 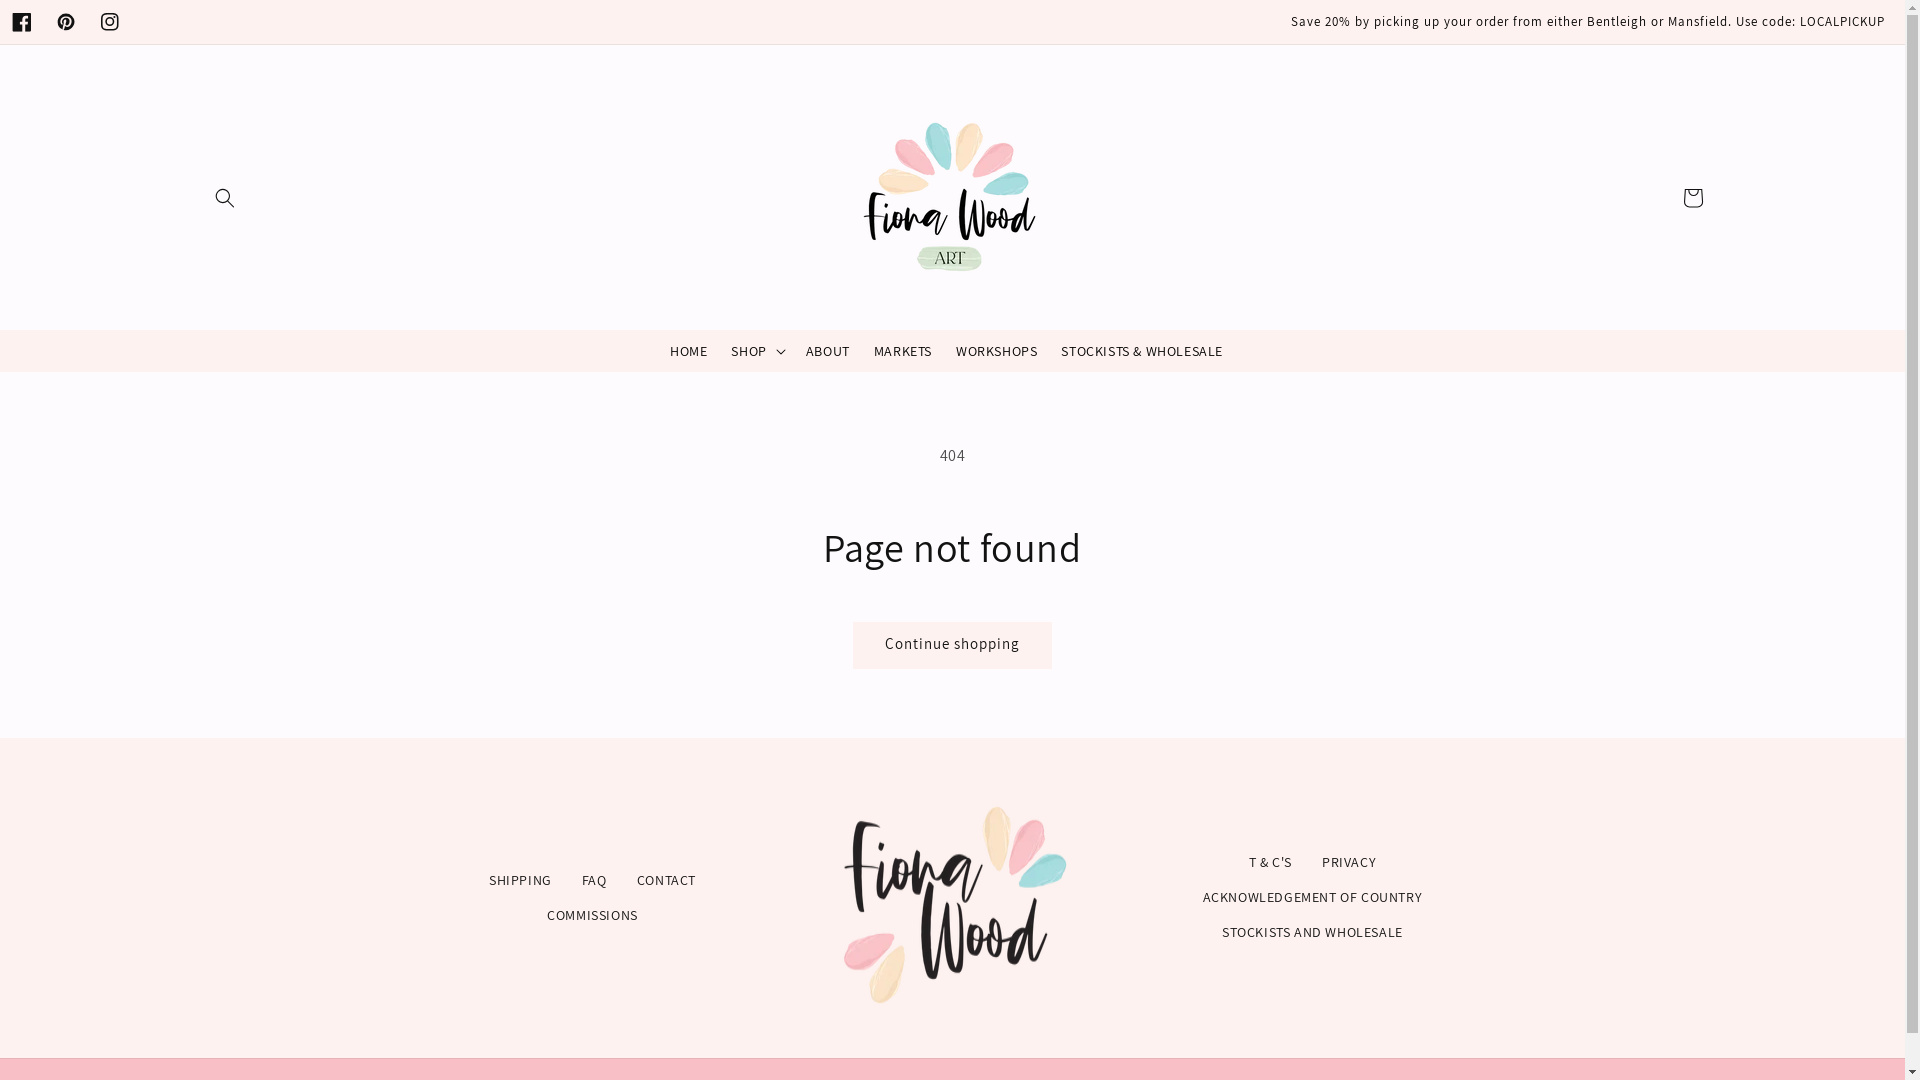 I want to click on 'ACKNOWLEDGEMENT OF COUNTRY', so click(x=1313, y=896).